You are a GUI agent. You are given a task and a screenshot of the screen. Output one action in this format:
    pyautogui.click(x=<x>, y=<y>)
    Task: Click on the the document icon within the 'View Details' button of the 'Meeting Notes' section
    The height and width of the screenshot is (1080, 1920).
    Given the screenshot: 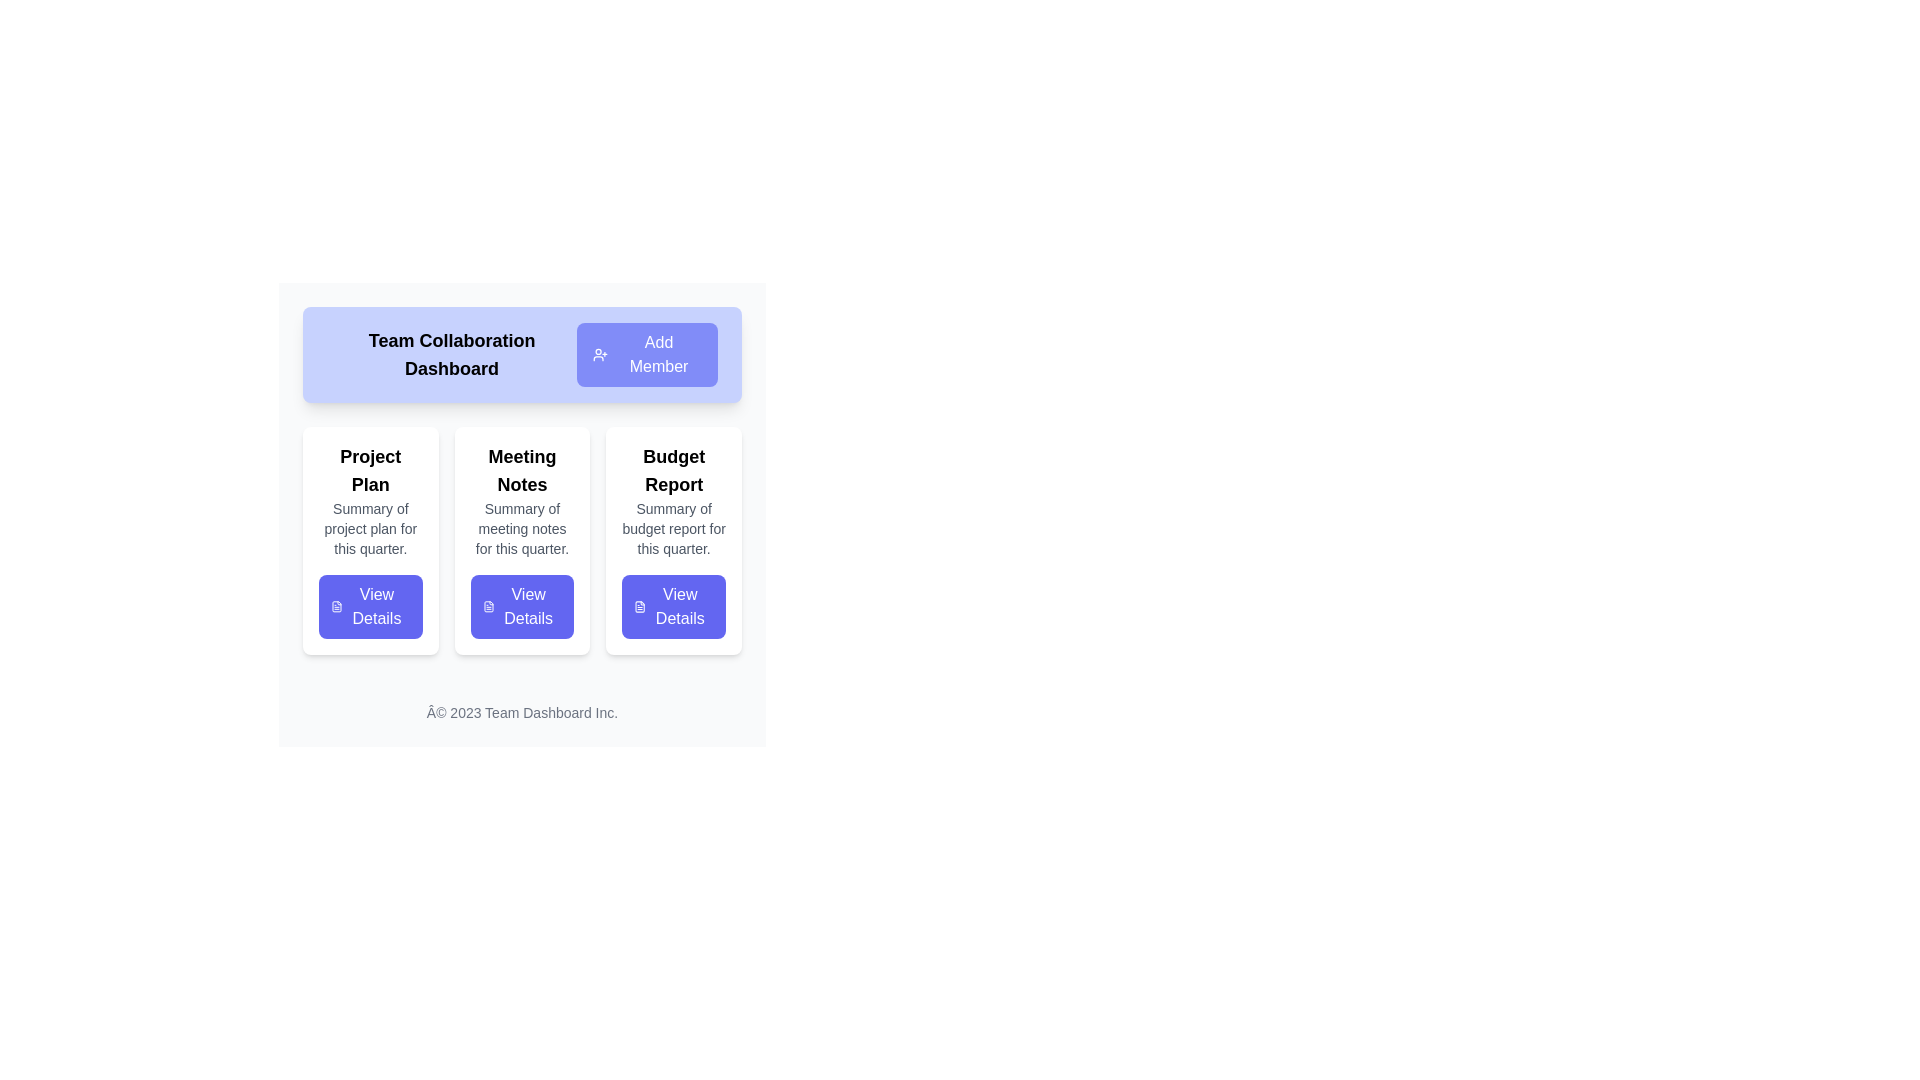 What is the action you would take?
    pyautogui.click(x=488, y=605)
    